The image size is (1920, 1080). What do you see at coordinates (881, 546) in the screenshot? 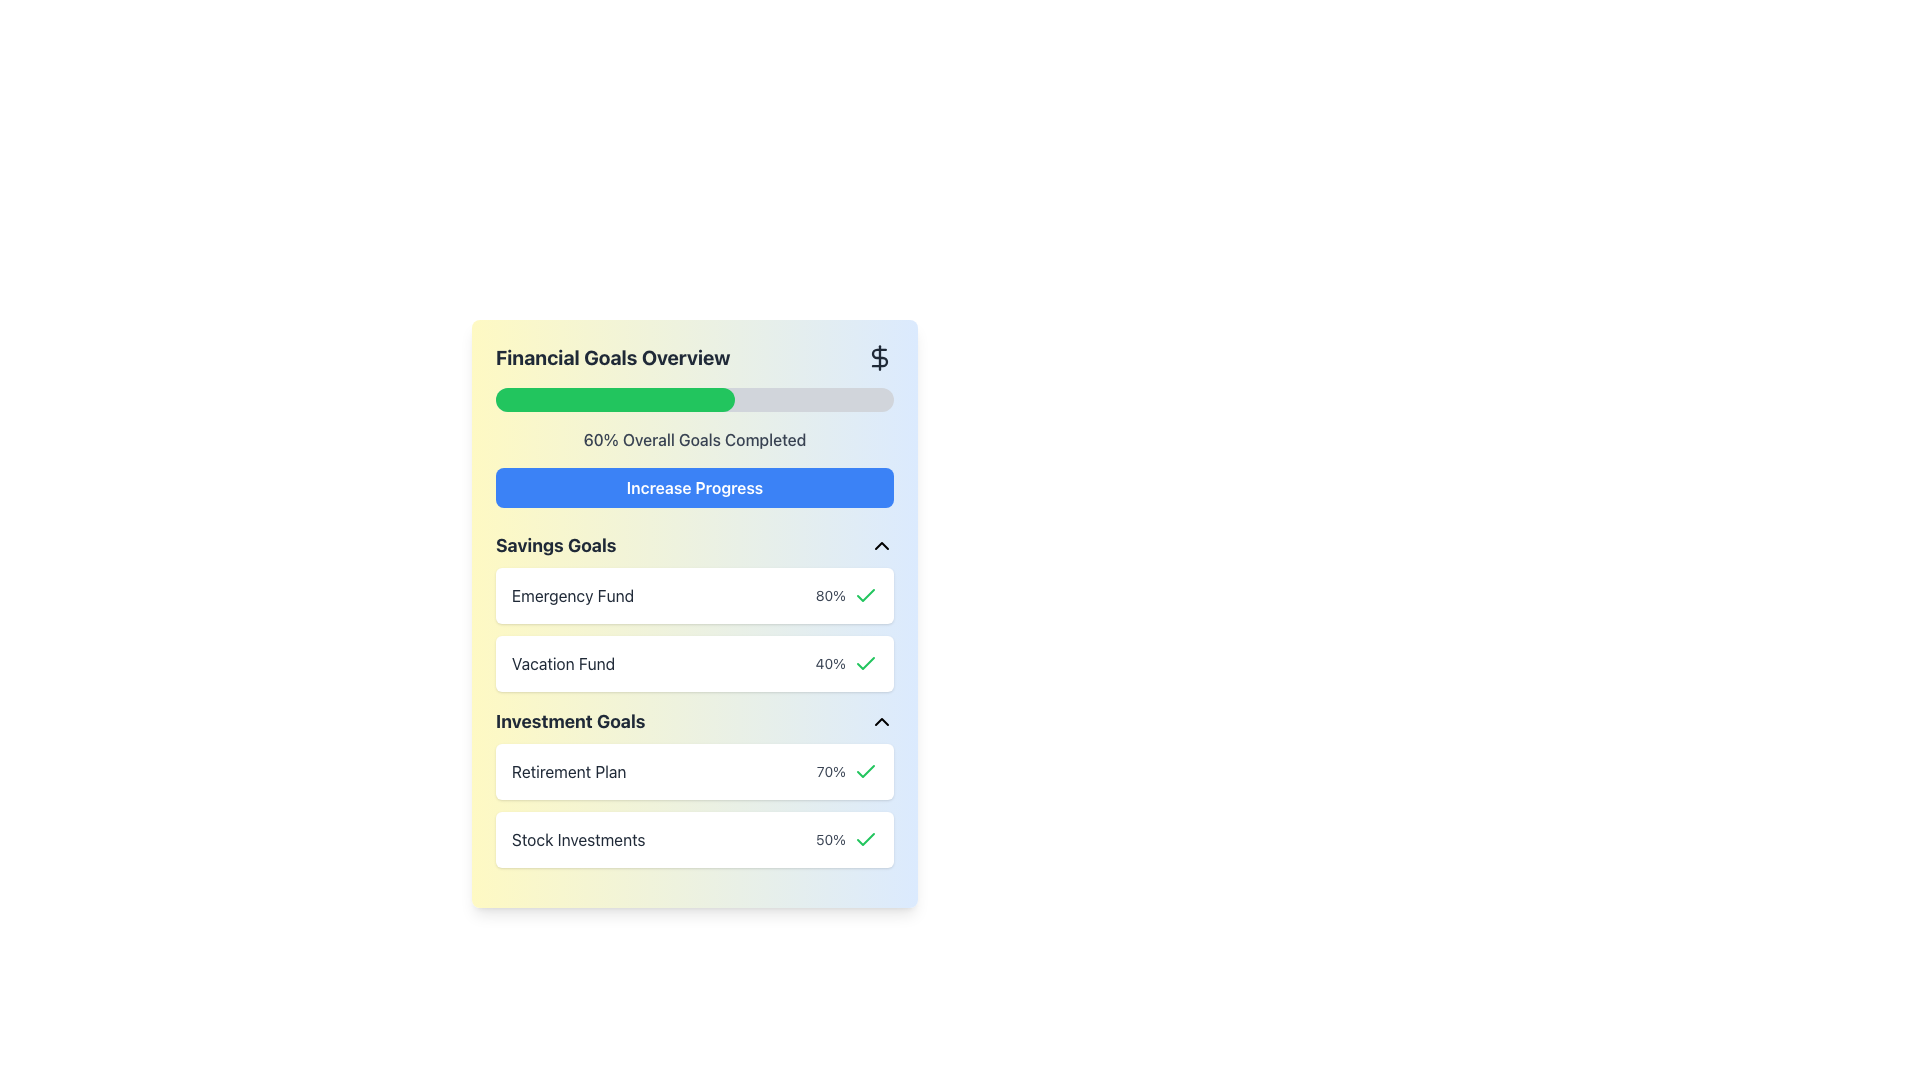
I see `the chevron upwards icon located at the top-right of the 'Savings Goals' section header` at bounding box center [881, 546].